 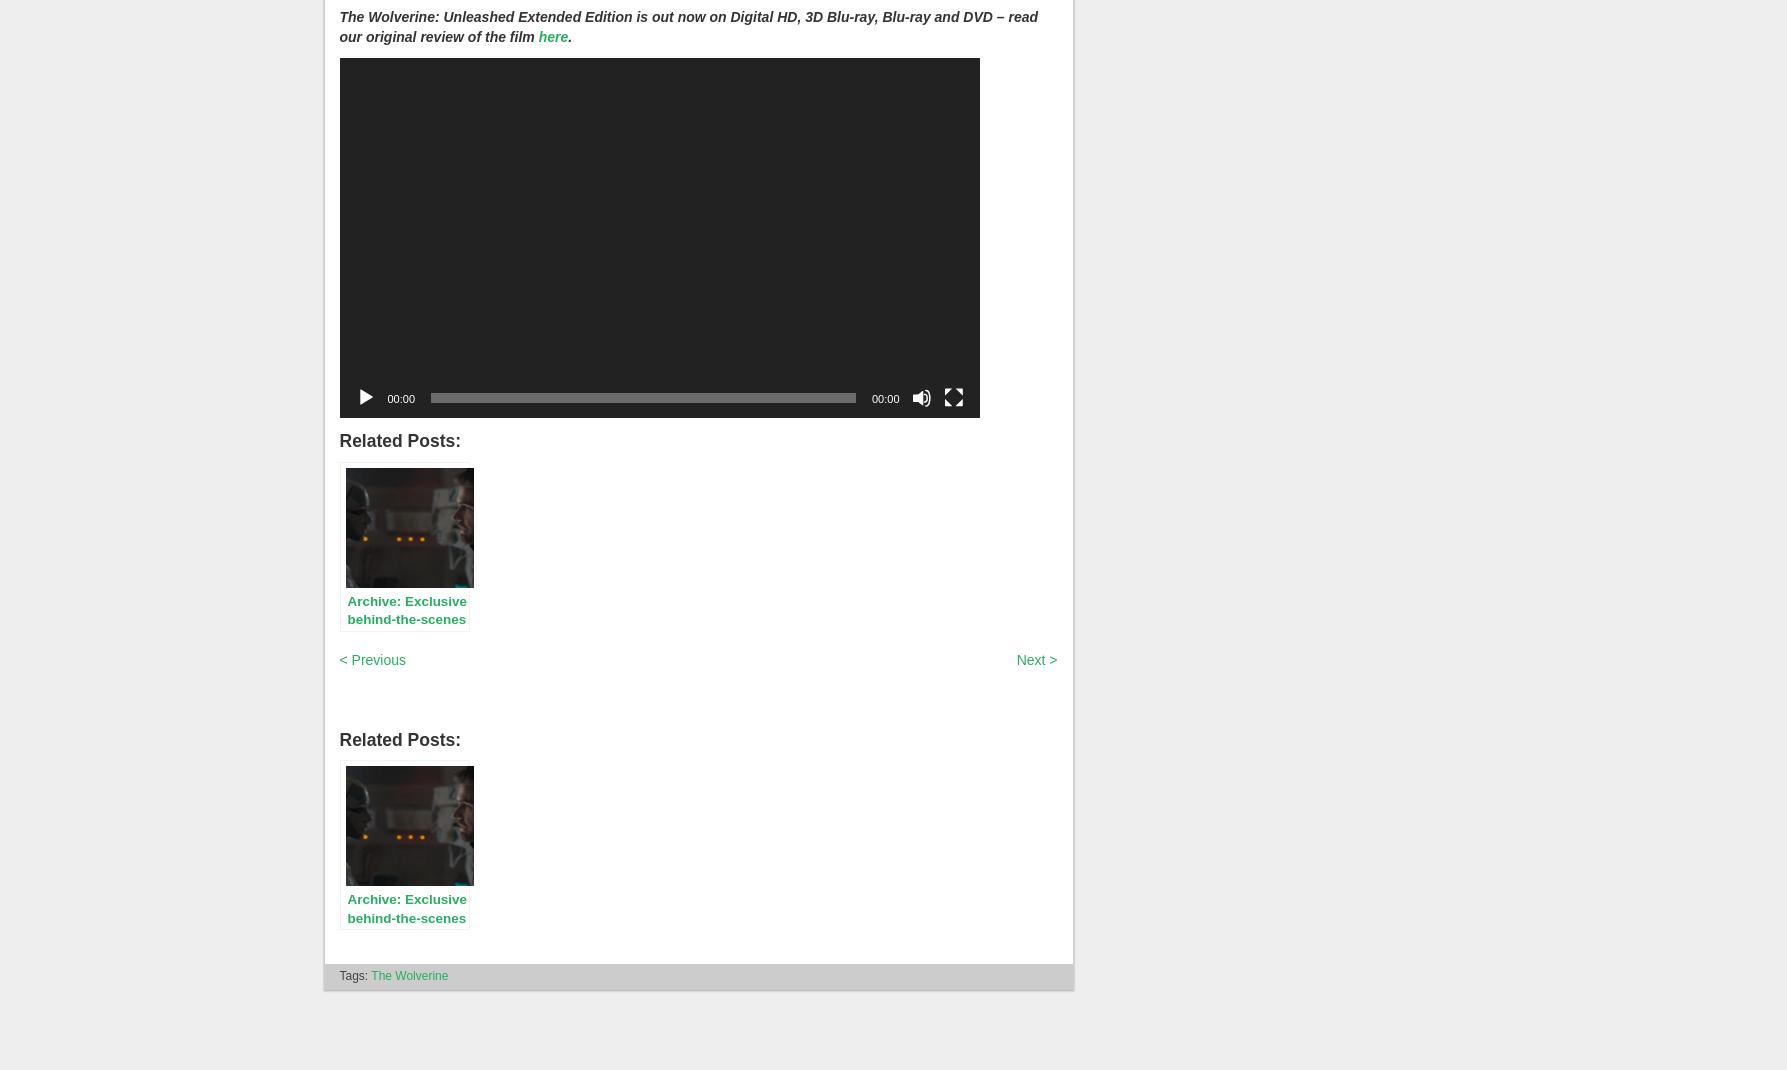 I want to click on '.', so click(x=569, y=36).